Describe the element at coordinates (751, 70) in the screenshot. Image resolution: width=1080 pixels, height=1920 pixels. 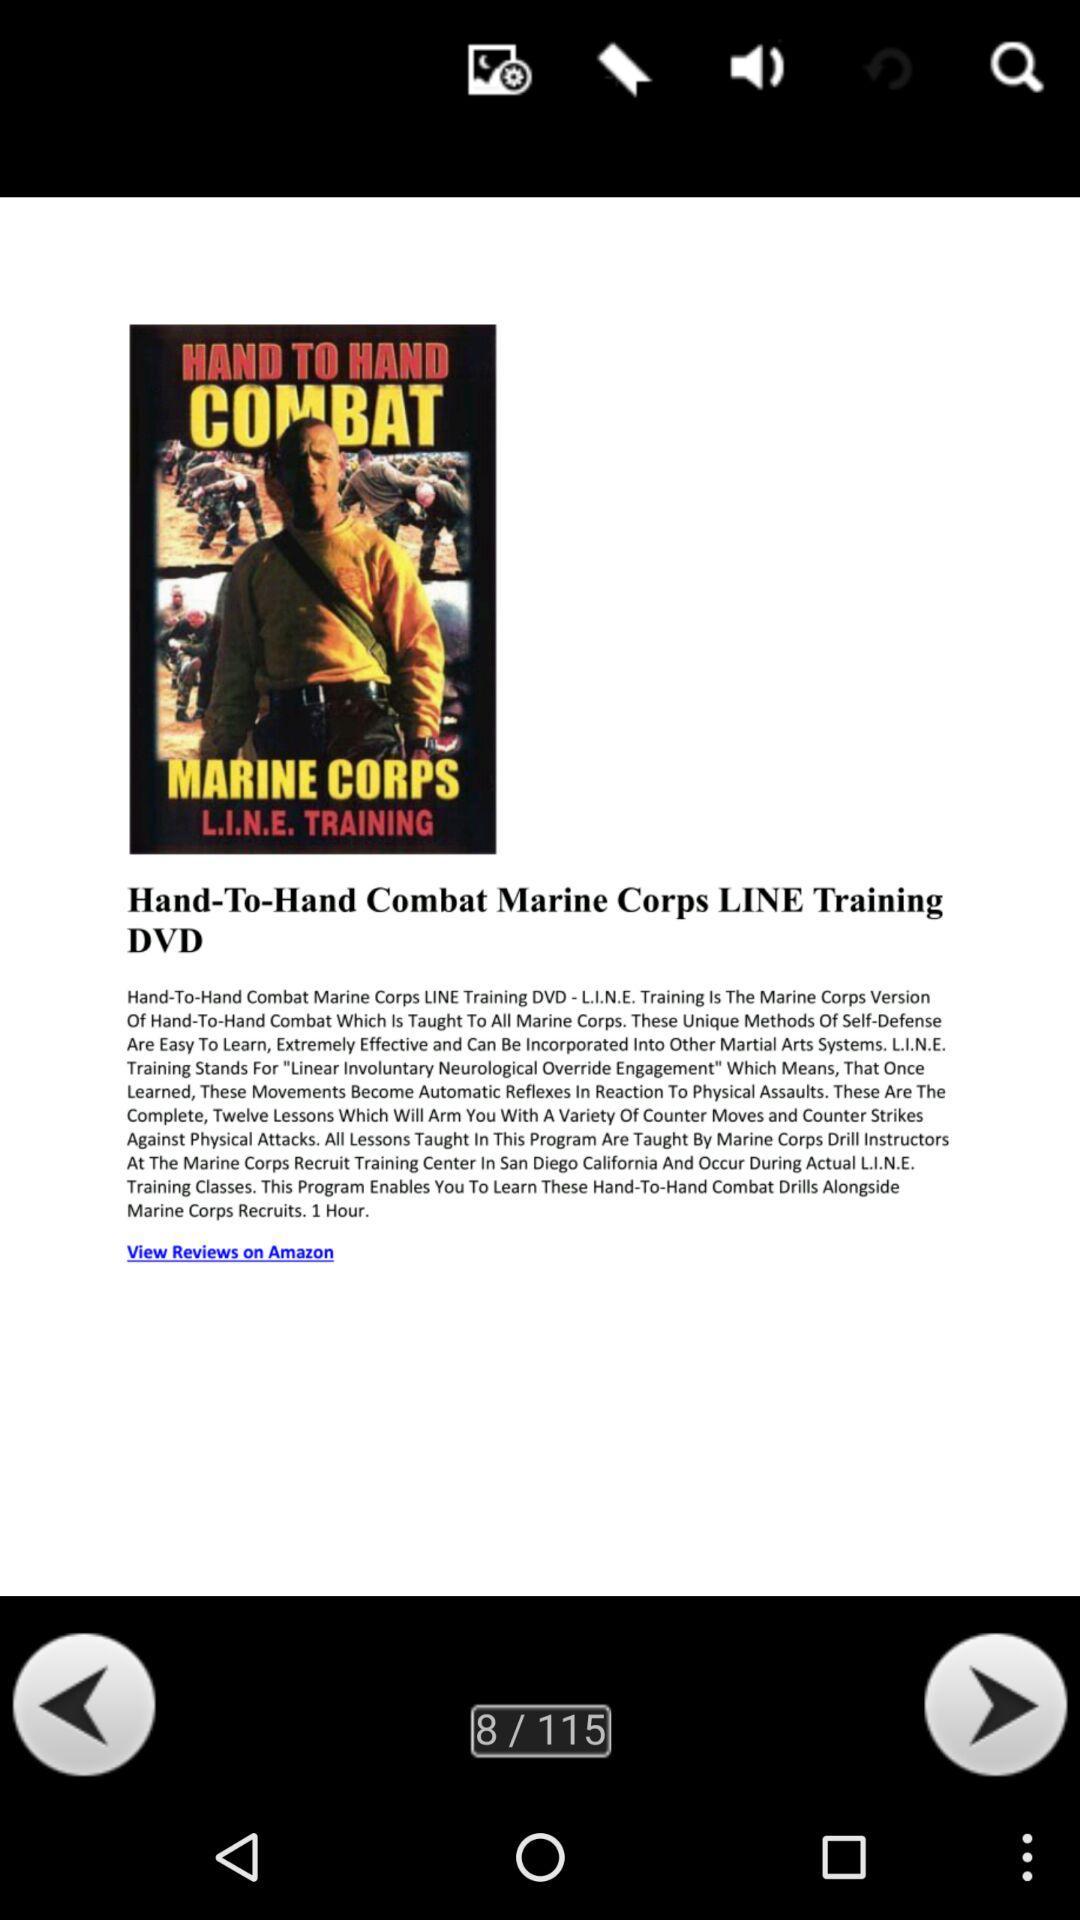
I see `the volume icon` at that location.